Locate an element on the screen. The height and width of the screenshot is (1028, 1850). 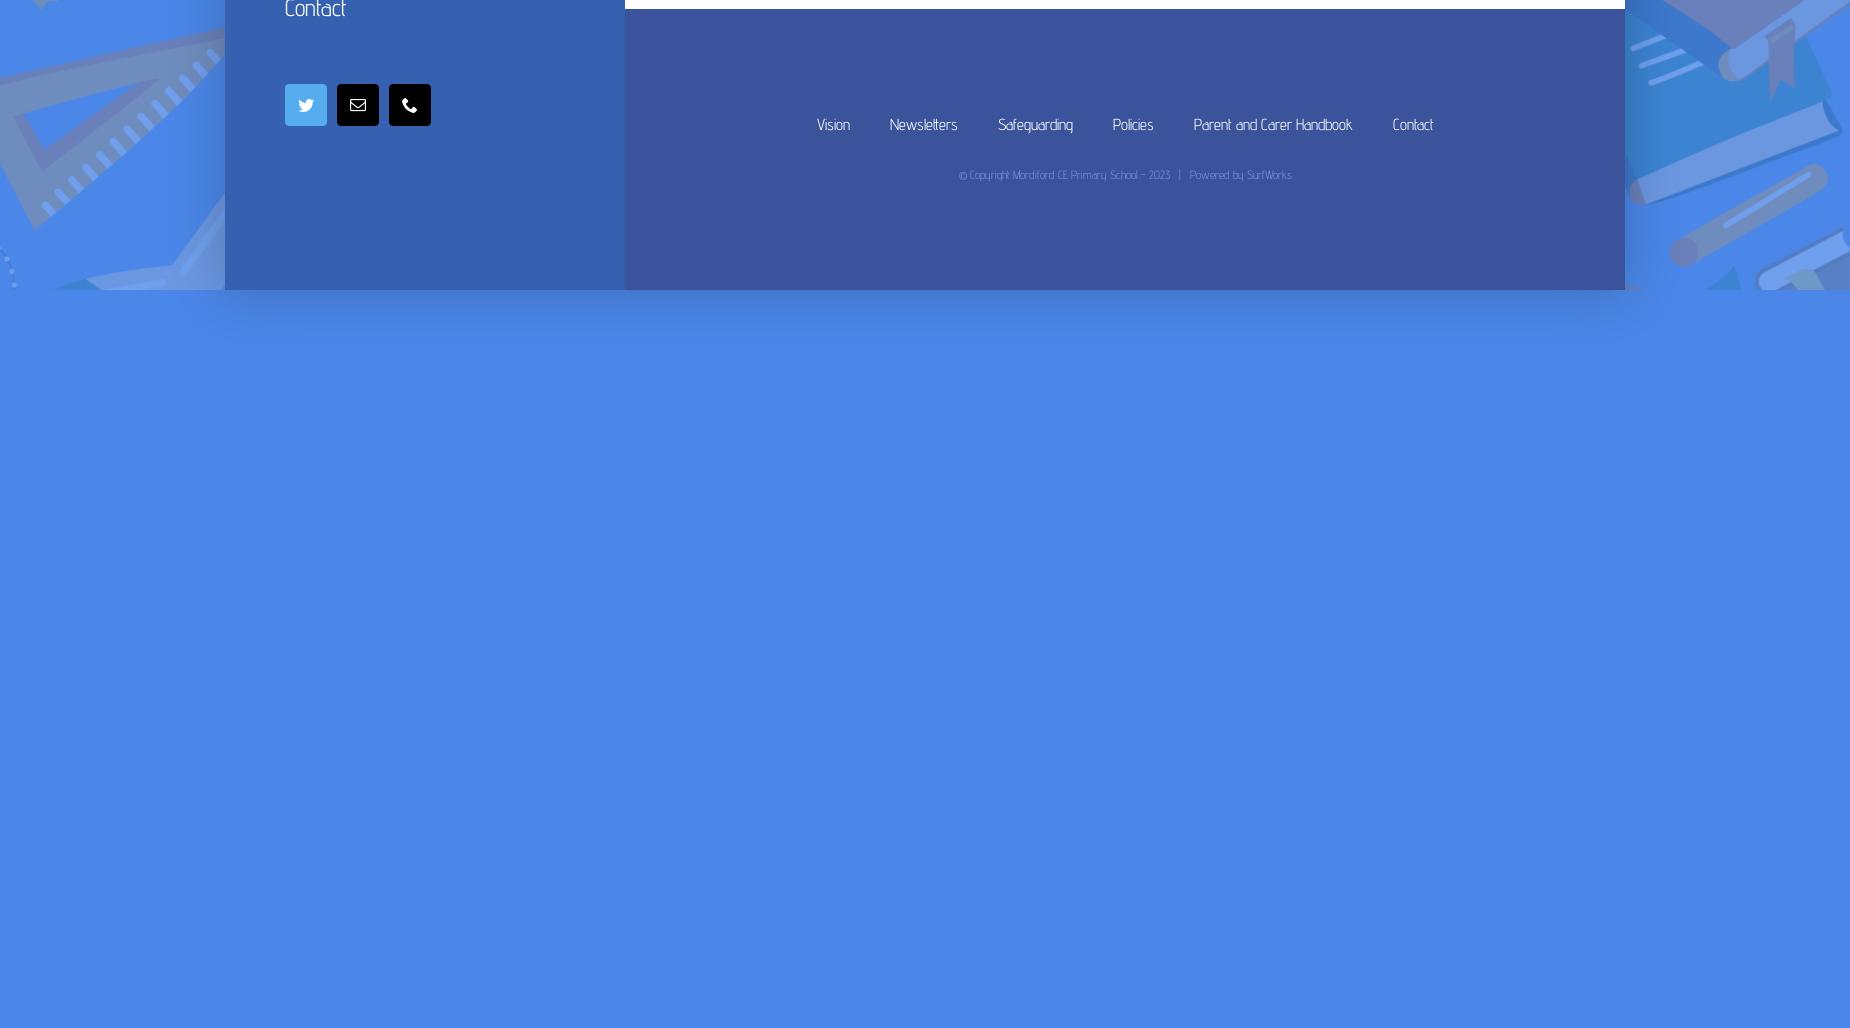
'Religion and Worldviews (RW)' is located at coordinates (993, 216).